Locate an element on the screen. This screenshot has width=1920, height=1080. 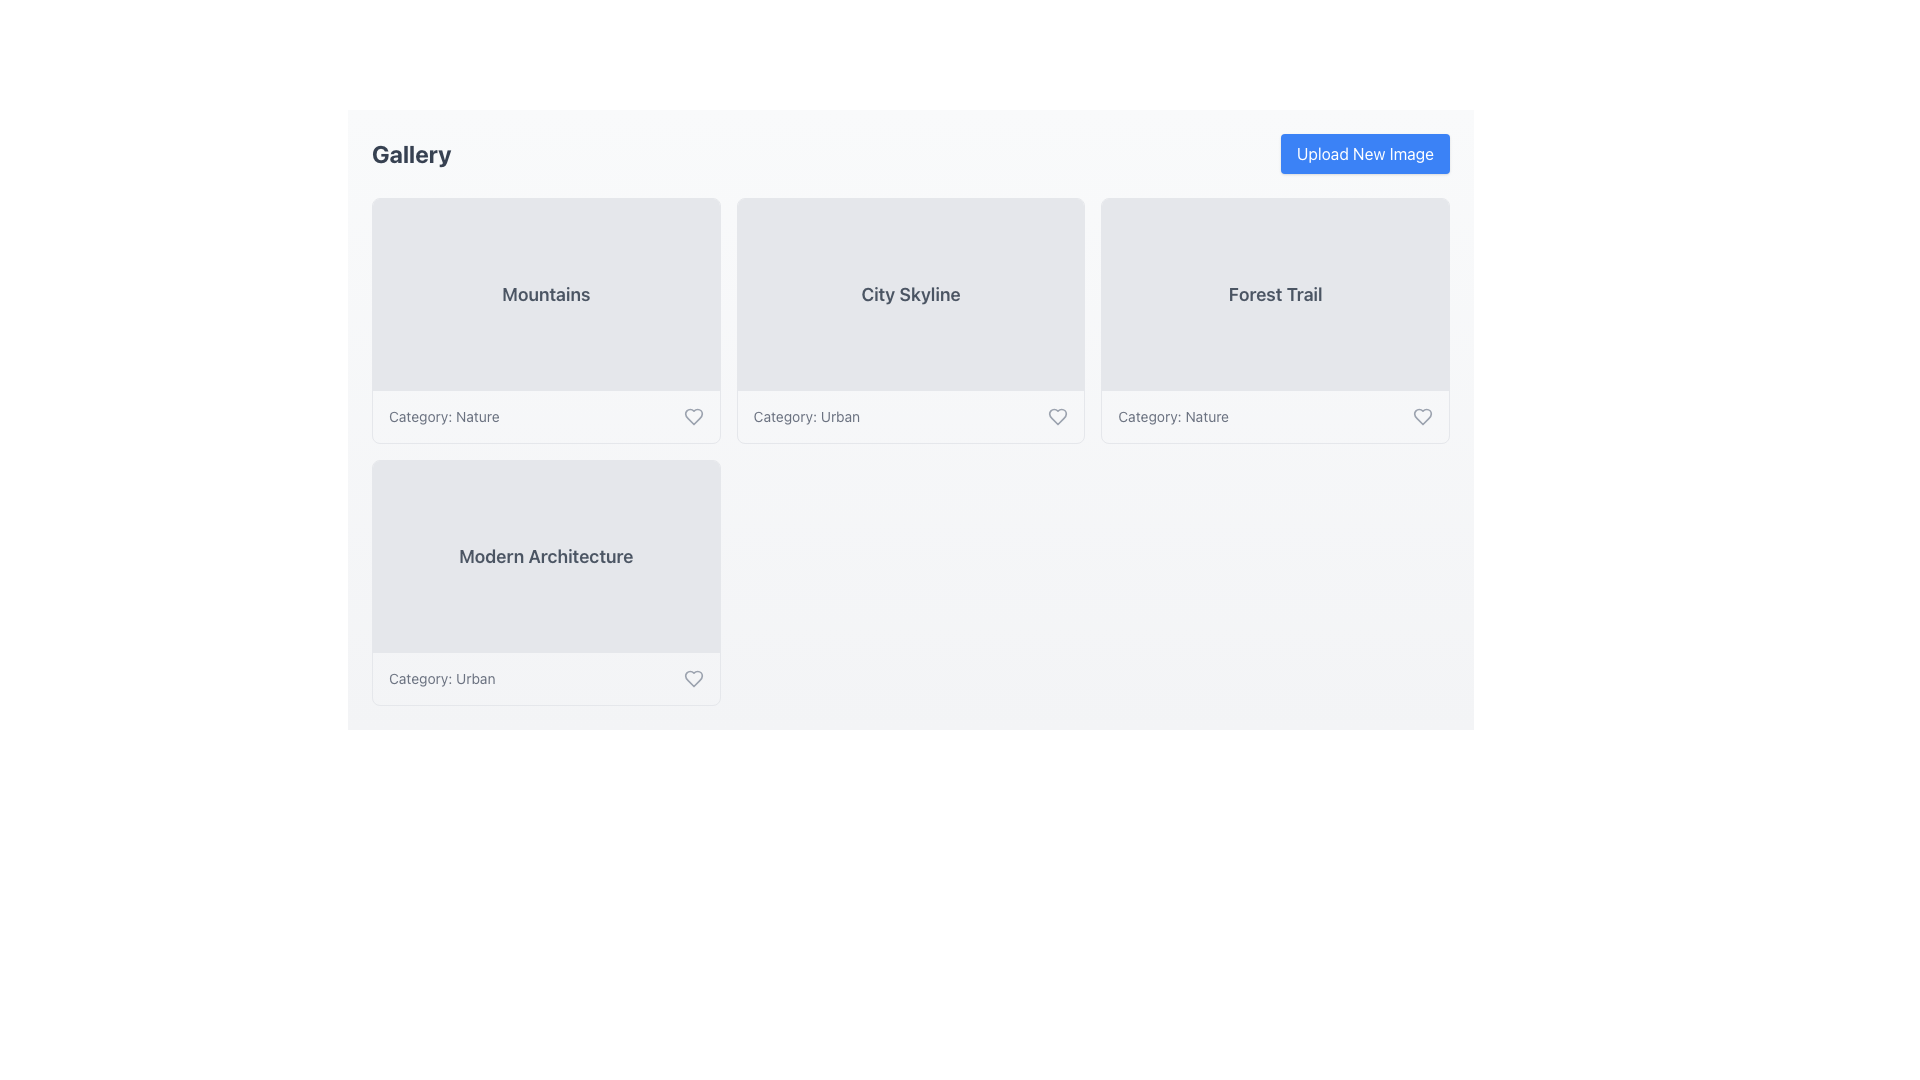
the heart-shaped icon outlined in gray, located next to the text 'Category: Urban', to observe its color change to red is located at coordinates (693, 677).